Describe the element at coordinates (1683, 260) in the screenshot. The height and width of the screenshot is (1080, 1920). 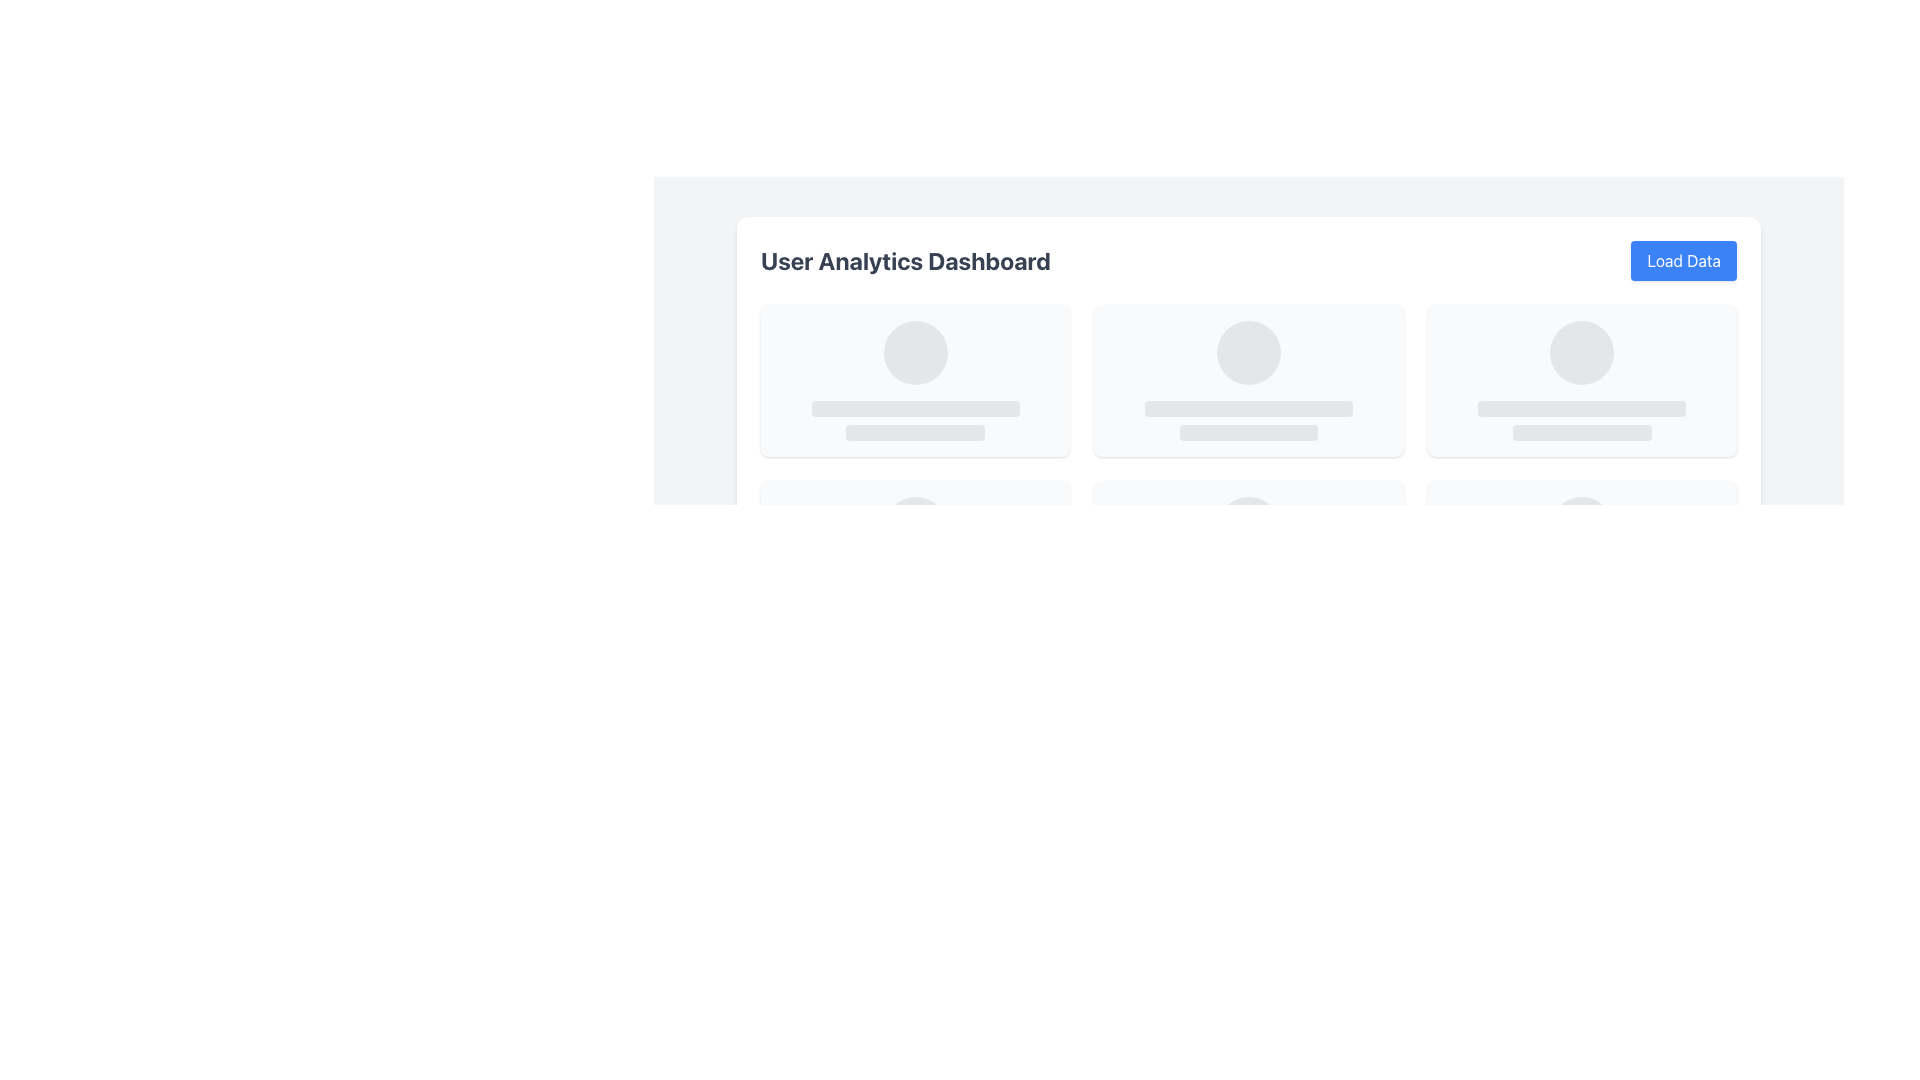
I see `the button located at the top-right corner of the 'User Analytics Dashboard'` at that location.